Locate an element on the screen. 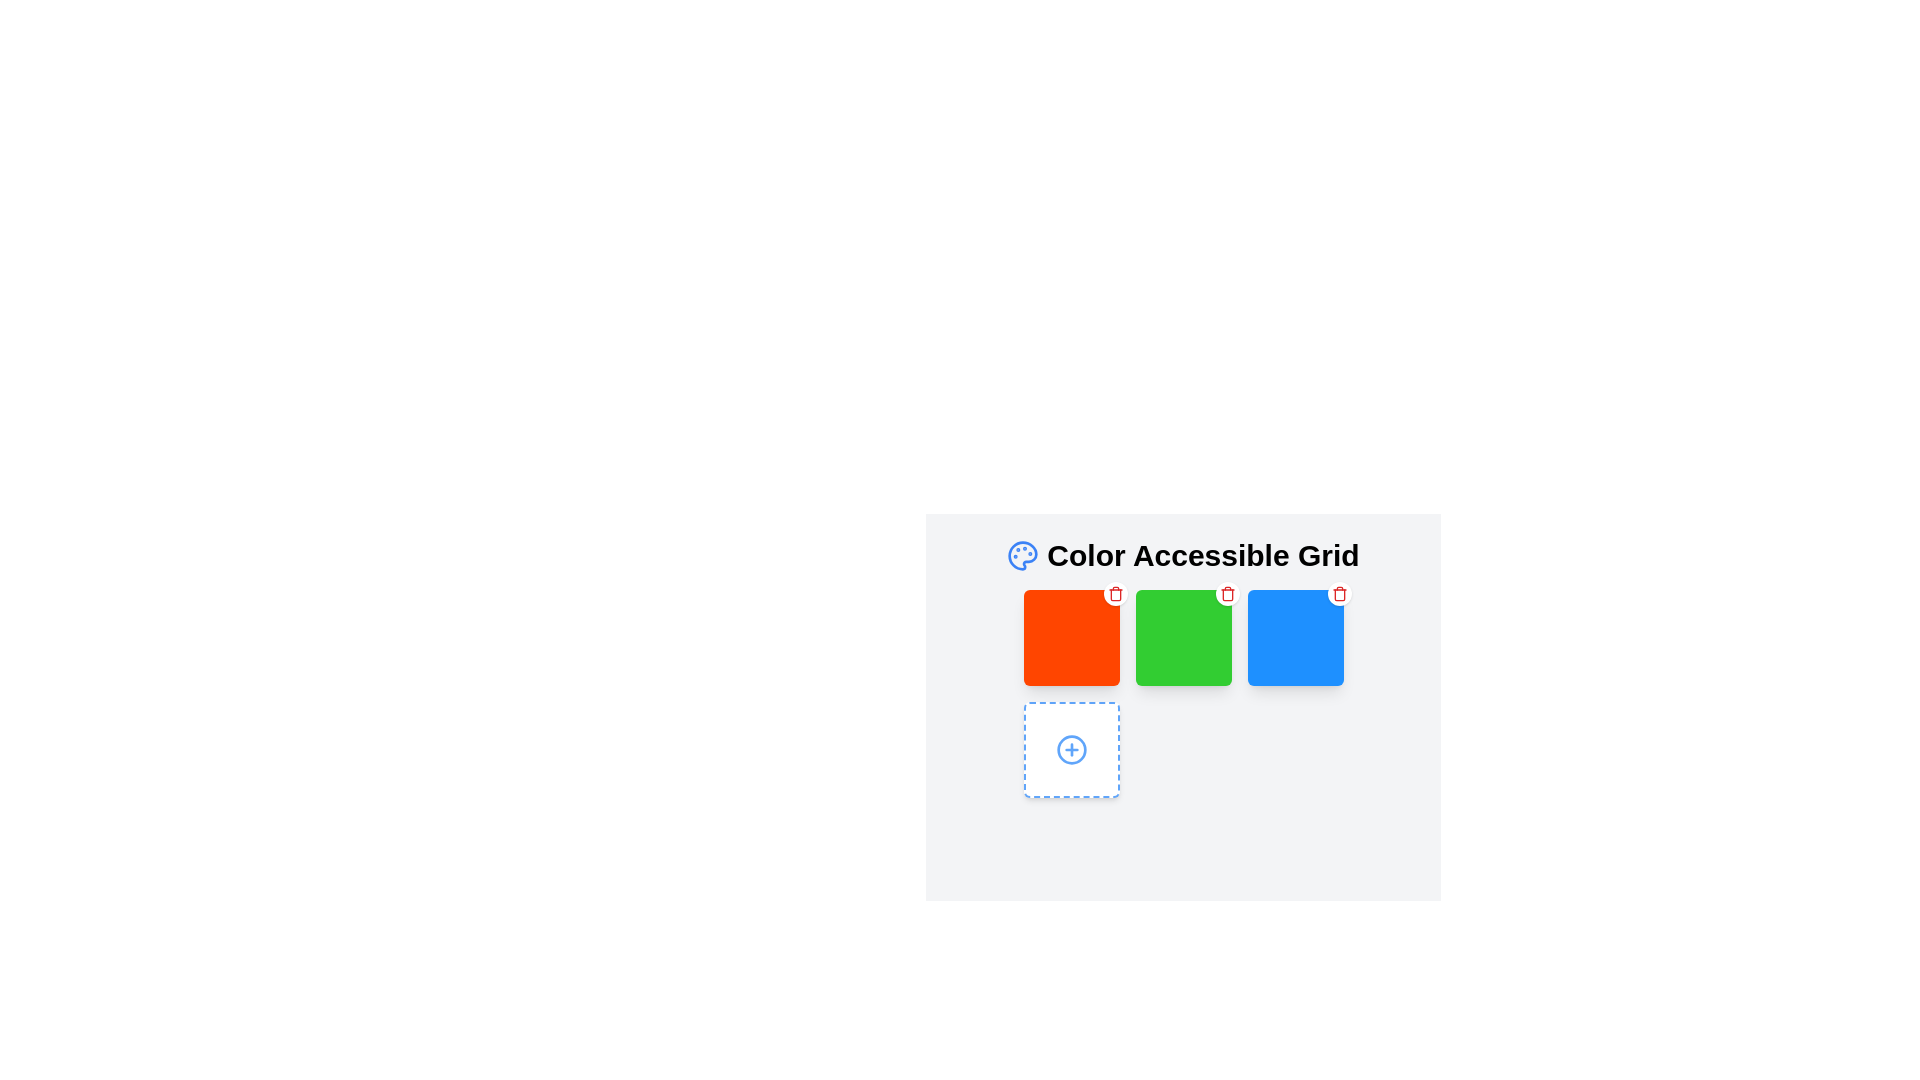  the delete button located at the top-right corner of the blue tile in the rightmost position of the 'Color Accessible Grid' is located at coordinates (1339, 593).